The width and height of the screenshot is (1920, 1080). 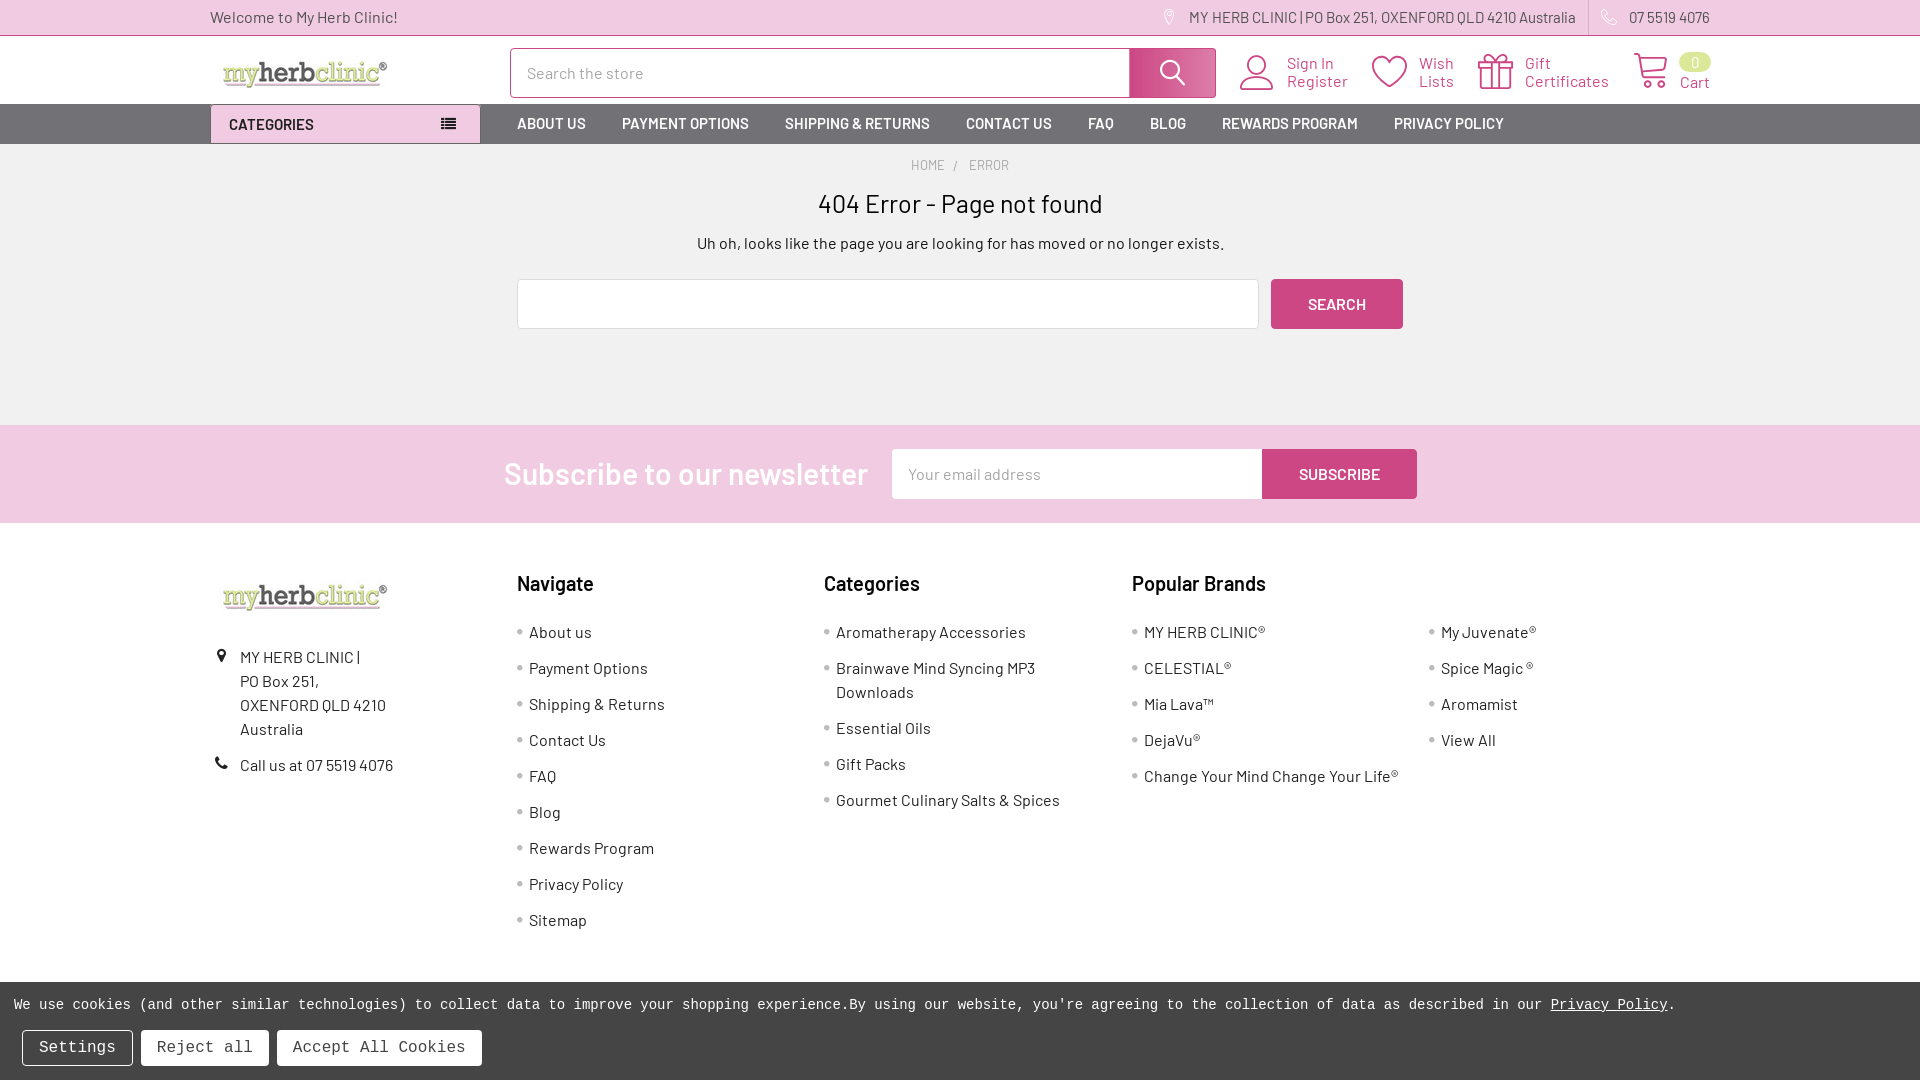 I want to click on 'Search', so click(x=1337, y=304).